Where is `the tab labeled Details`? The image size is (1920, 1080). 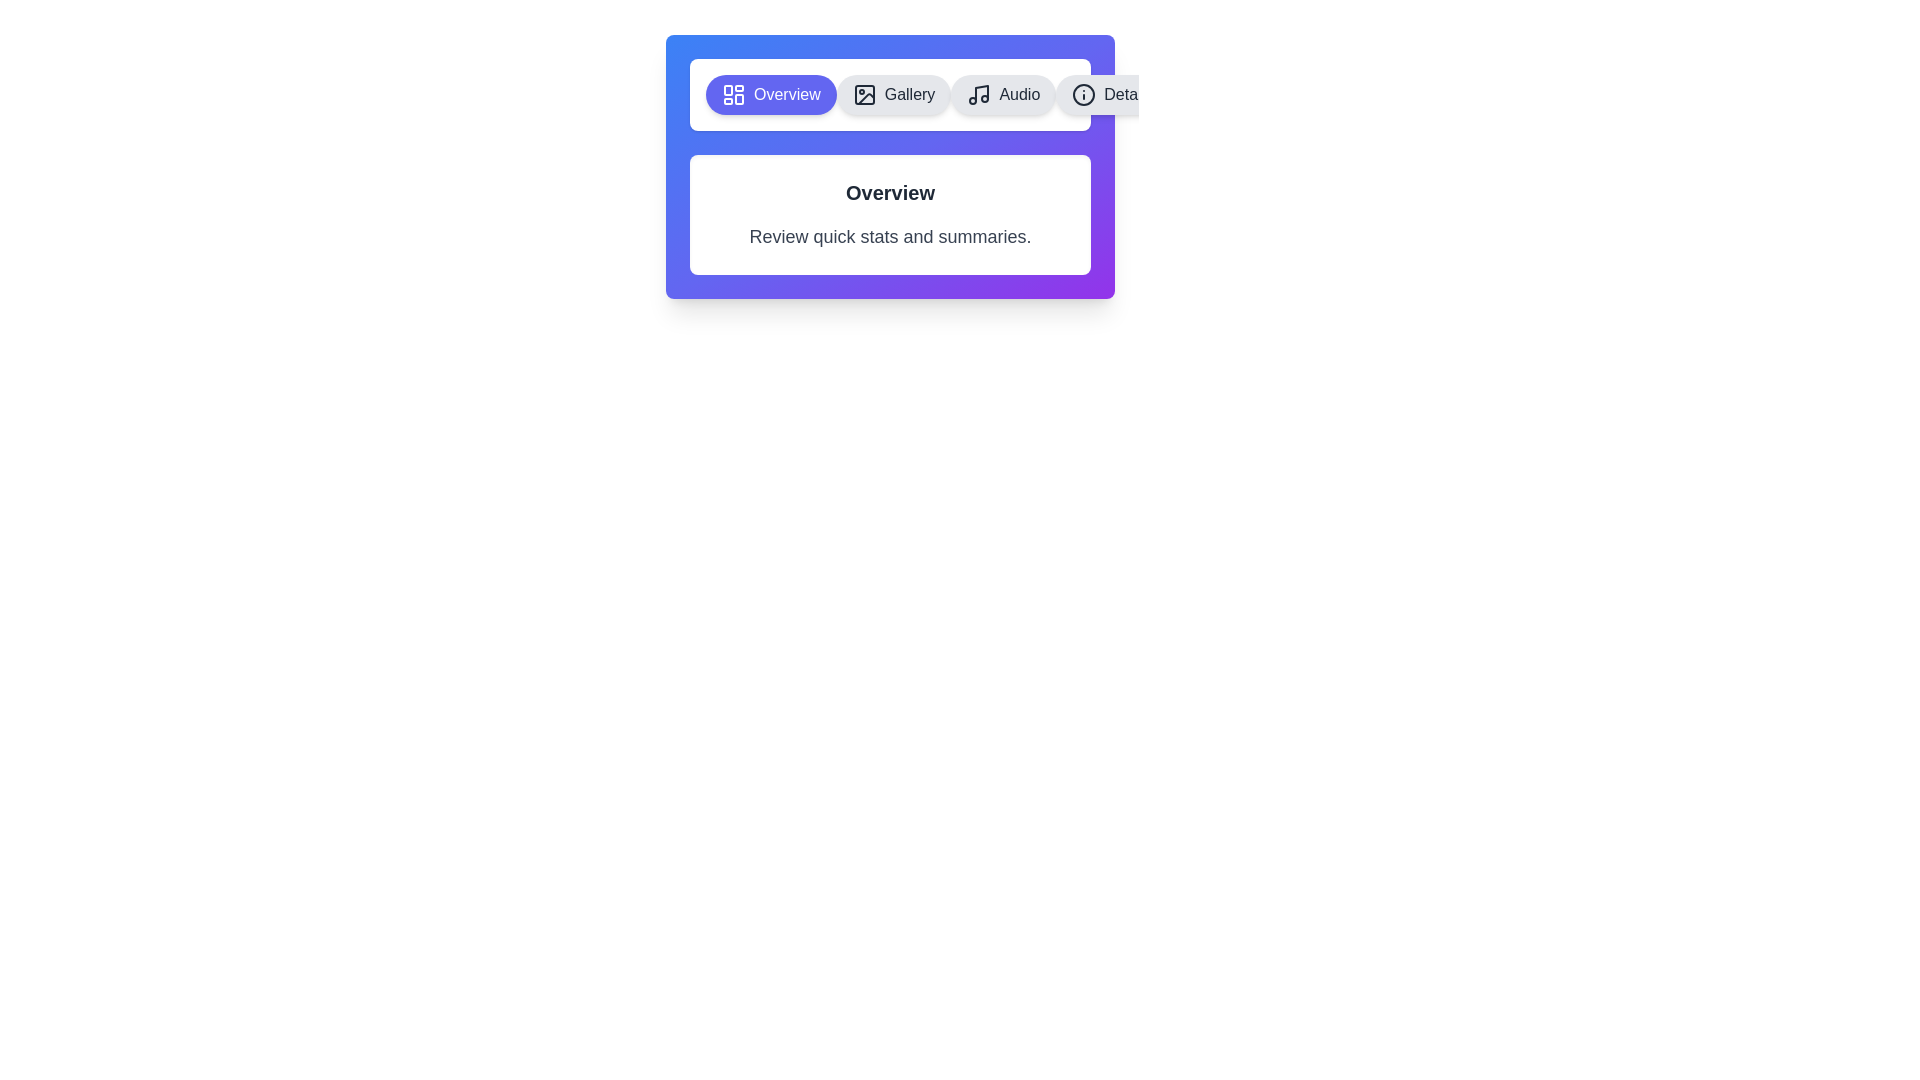 the tab labeled Details is located at coordinates (1111, 95).